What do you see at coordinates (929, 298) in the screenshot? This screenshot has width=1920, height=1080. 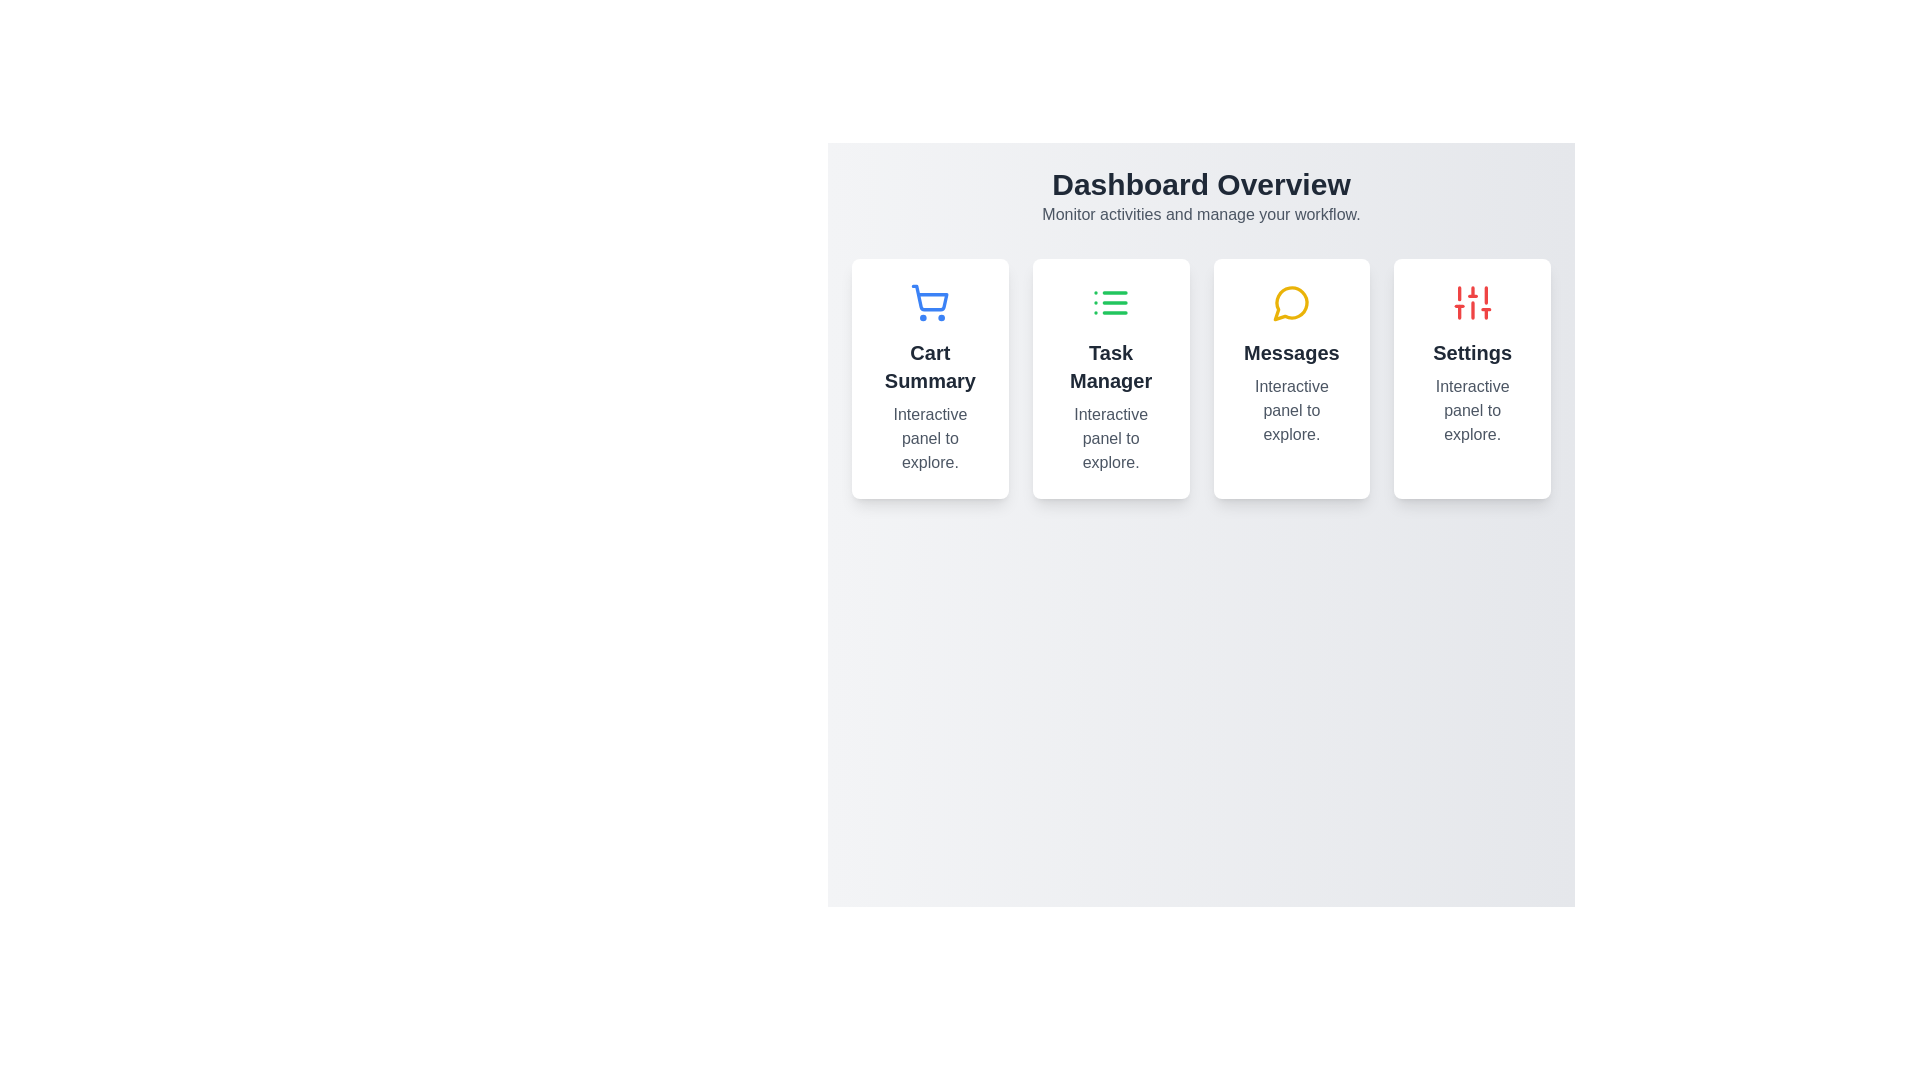 I see `the shopping cart icon located at the top left of the first card` at bounding box center [929, 298].